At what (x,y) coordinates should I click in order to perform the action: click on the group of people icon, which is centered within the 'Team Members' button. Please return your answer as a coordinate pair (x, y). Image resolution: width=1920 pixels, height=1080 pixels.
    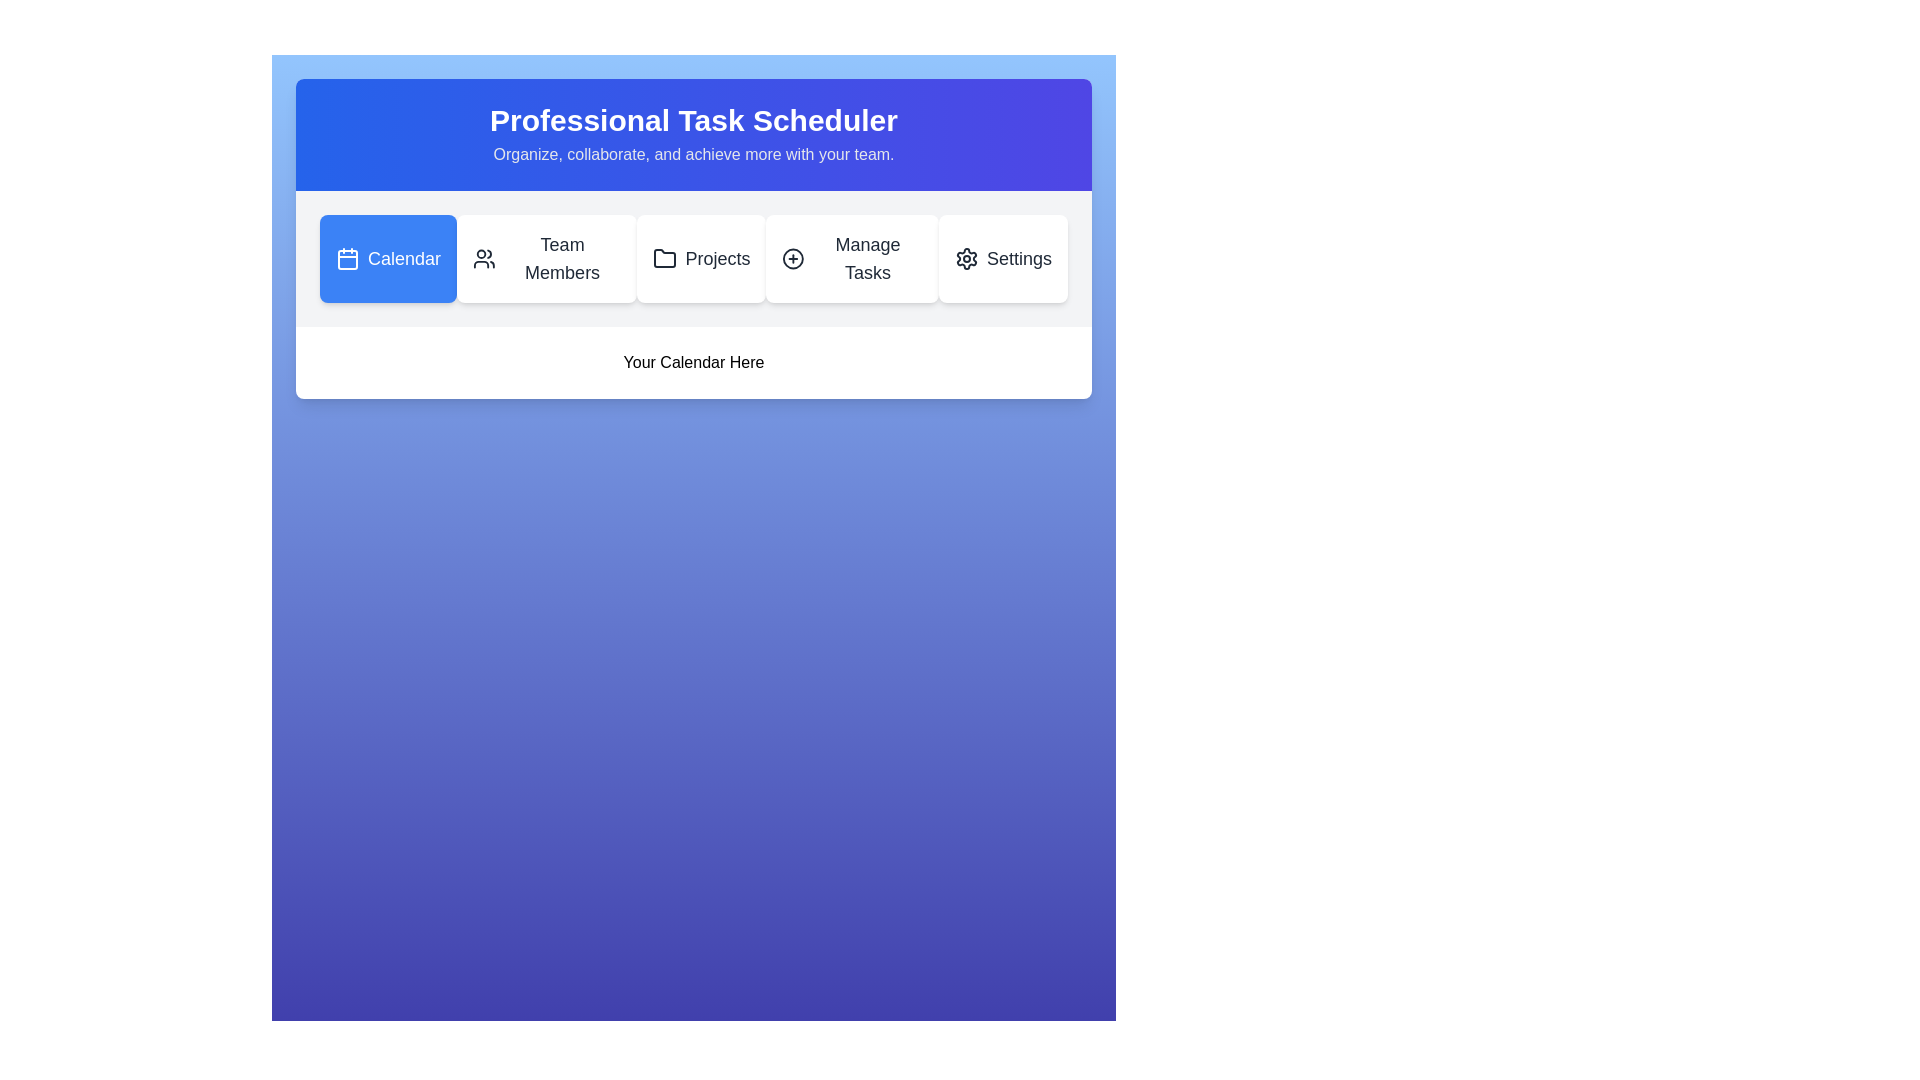
    Looking at the image, I should click on (484, 257).